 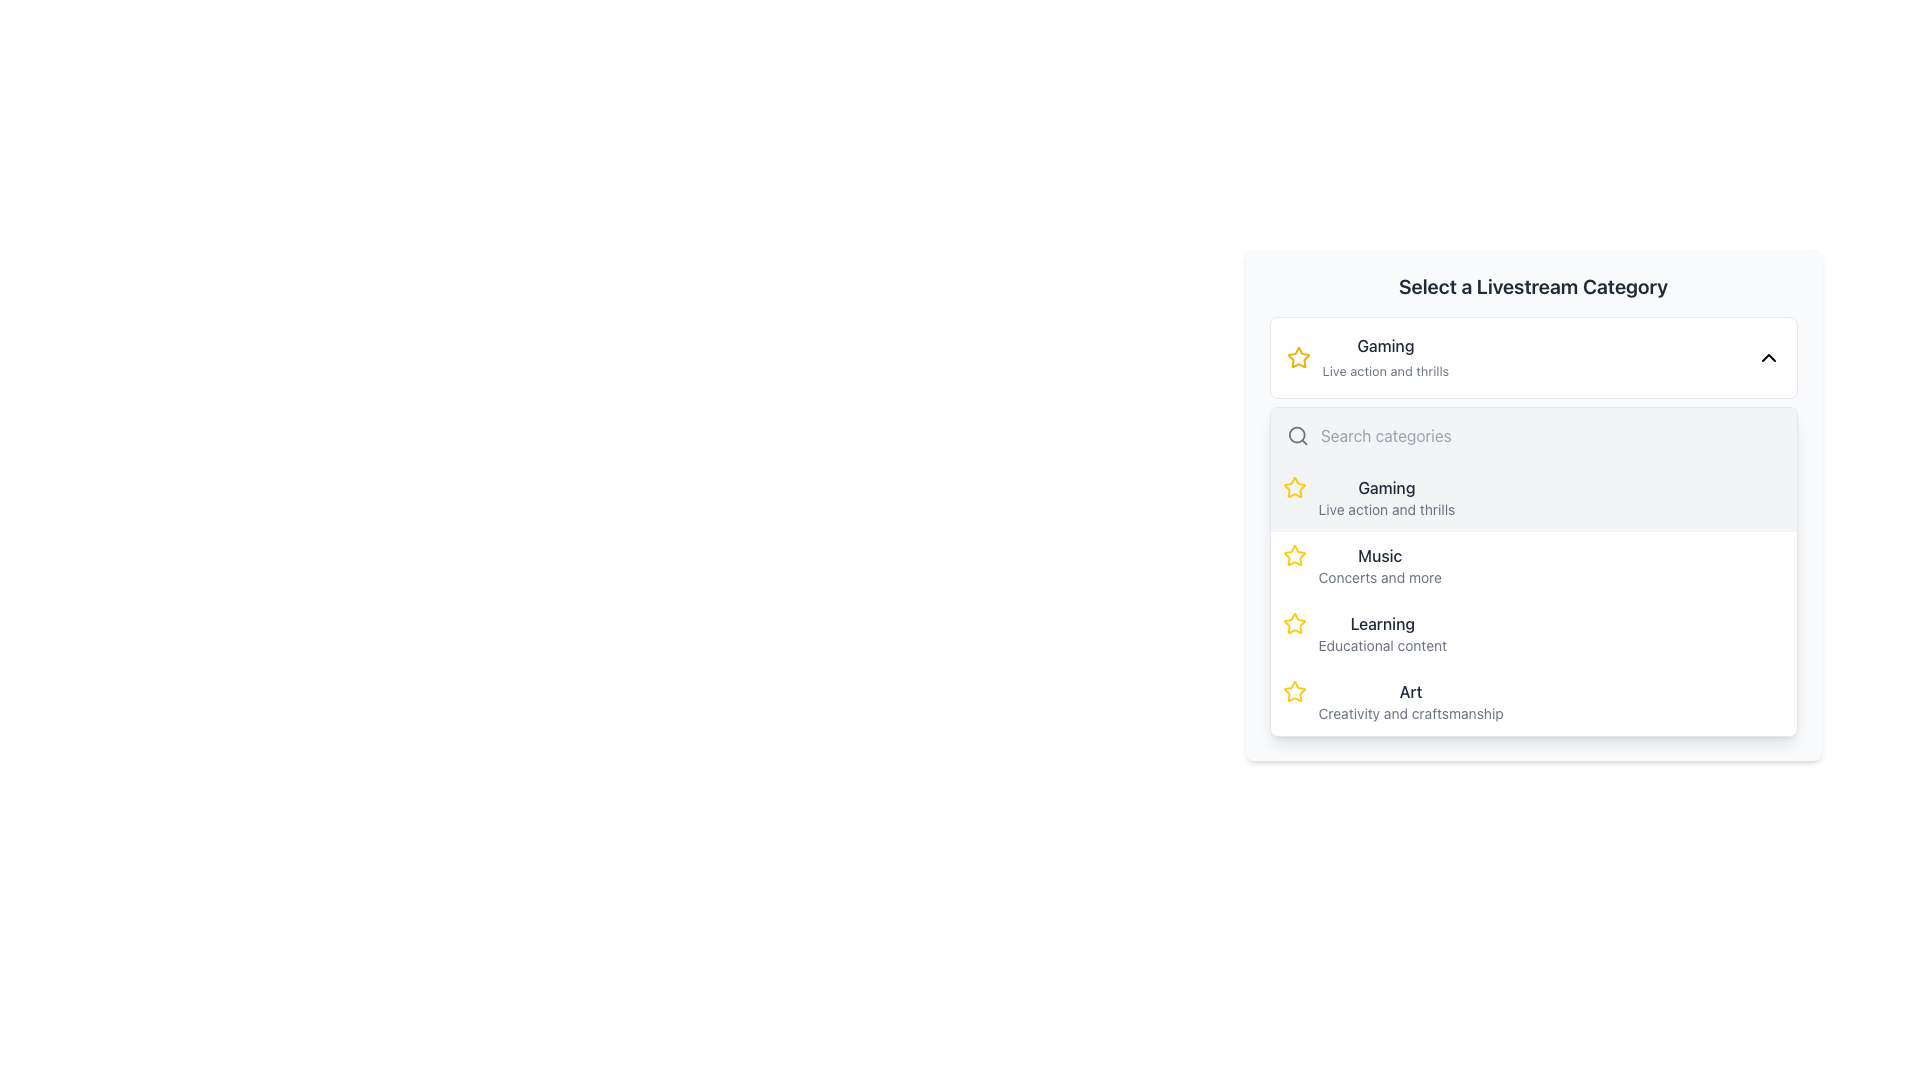 What do you see at coordinates (1381, 633) in the screenshot?
I see `the list item titled 'Learning' which is the third item in the dropdown 'Select a Livestream Category'` at bounding box center [1381, 633].